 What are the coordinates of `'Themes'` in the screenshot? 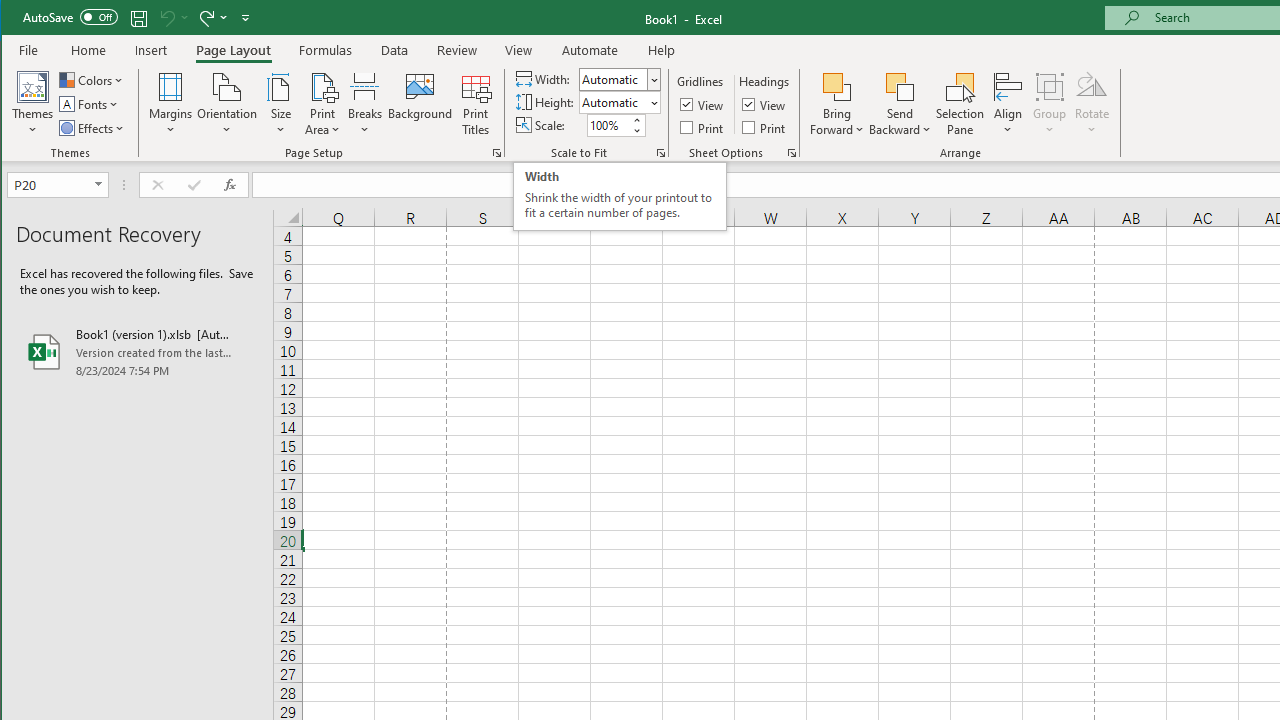 It's located at (33, 104).